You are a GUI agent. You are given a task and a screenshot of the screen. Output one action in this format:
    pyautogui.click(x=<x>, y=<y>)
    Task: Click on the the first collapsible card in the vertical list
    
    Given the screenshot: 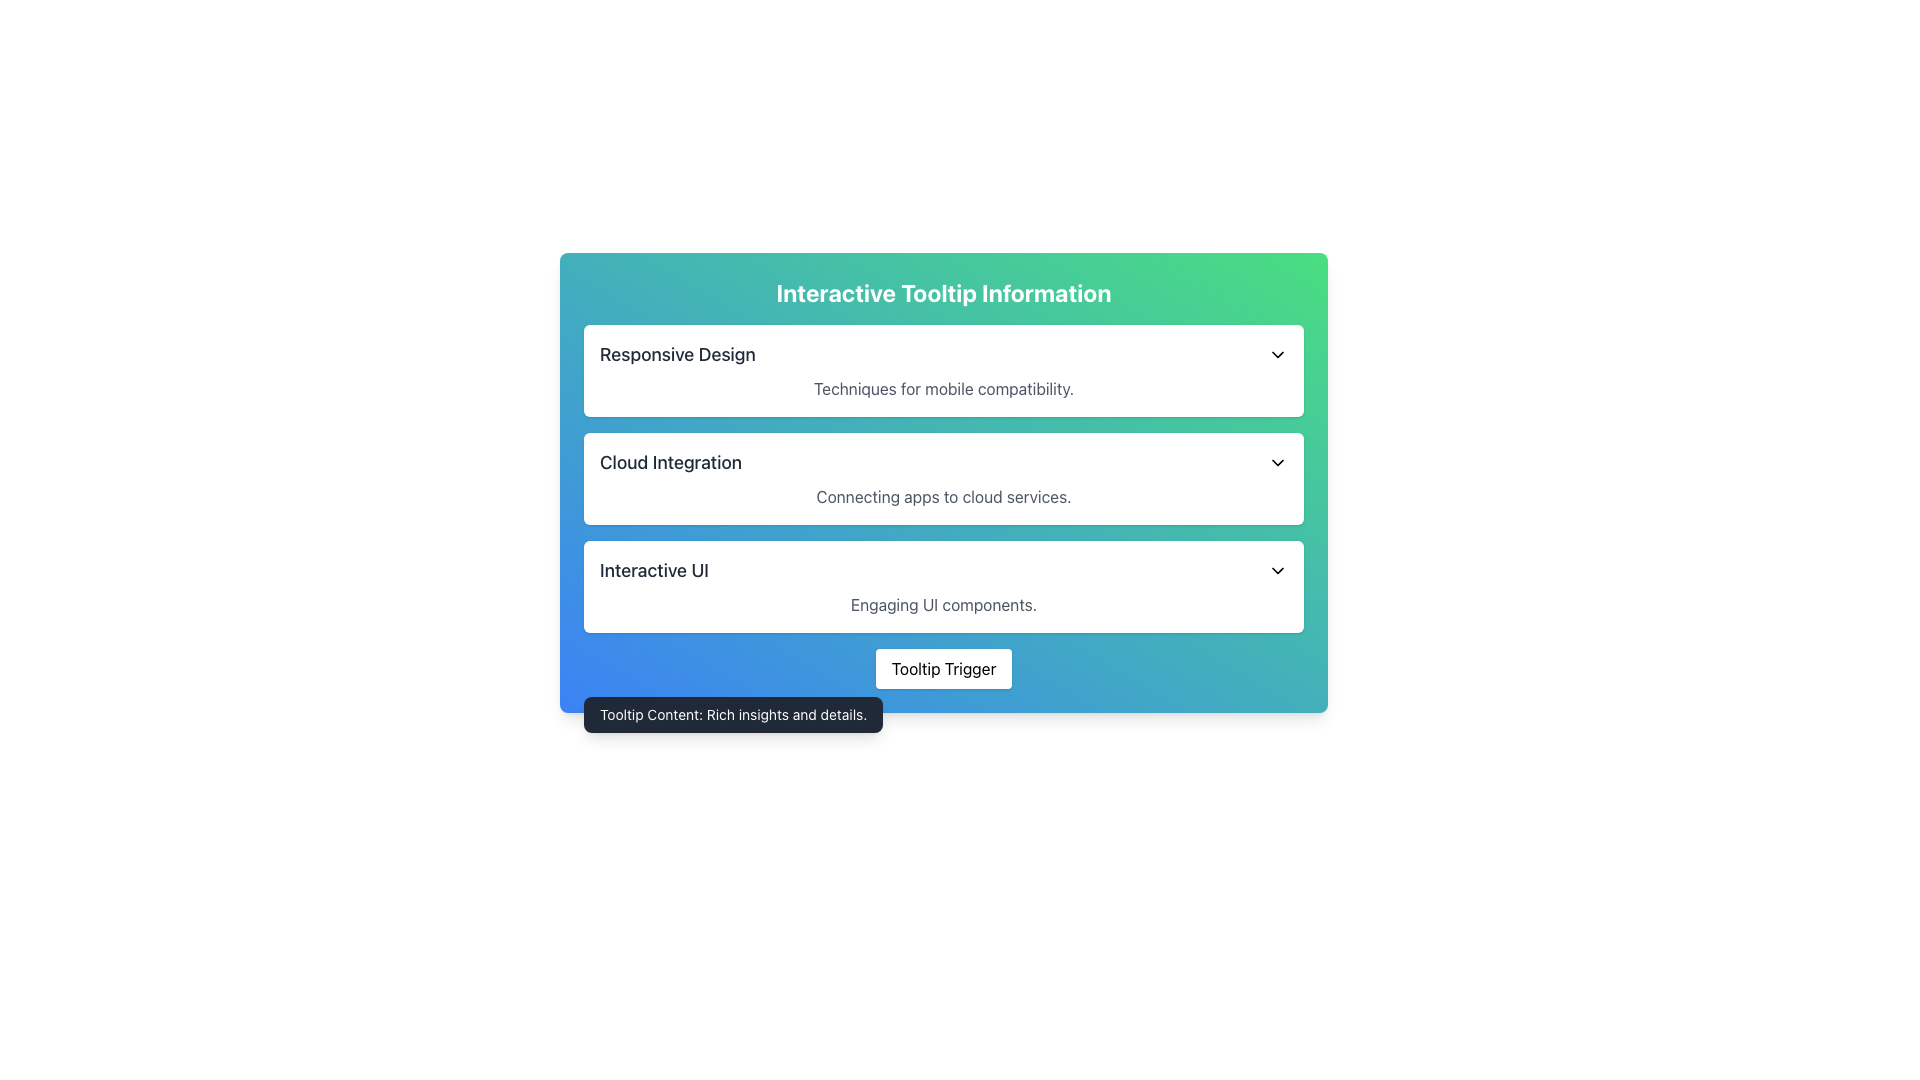 What is the action you would take?
    pyautogui.click(x=943, y=370)
    